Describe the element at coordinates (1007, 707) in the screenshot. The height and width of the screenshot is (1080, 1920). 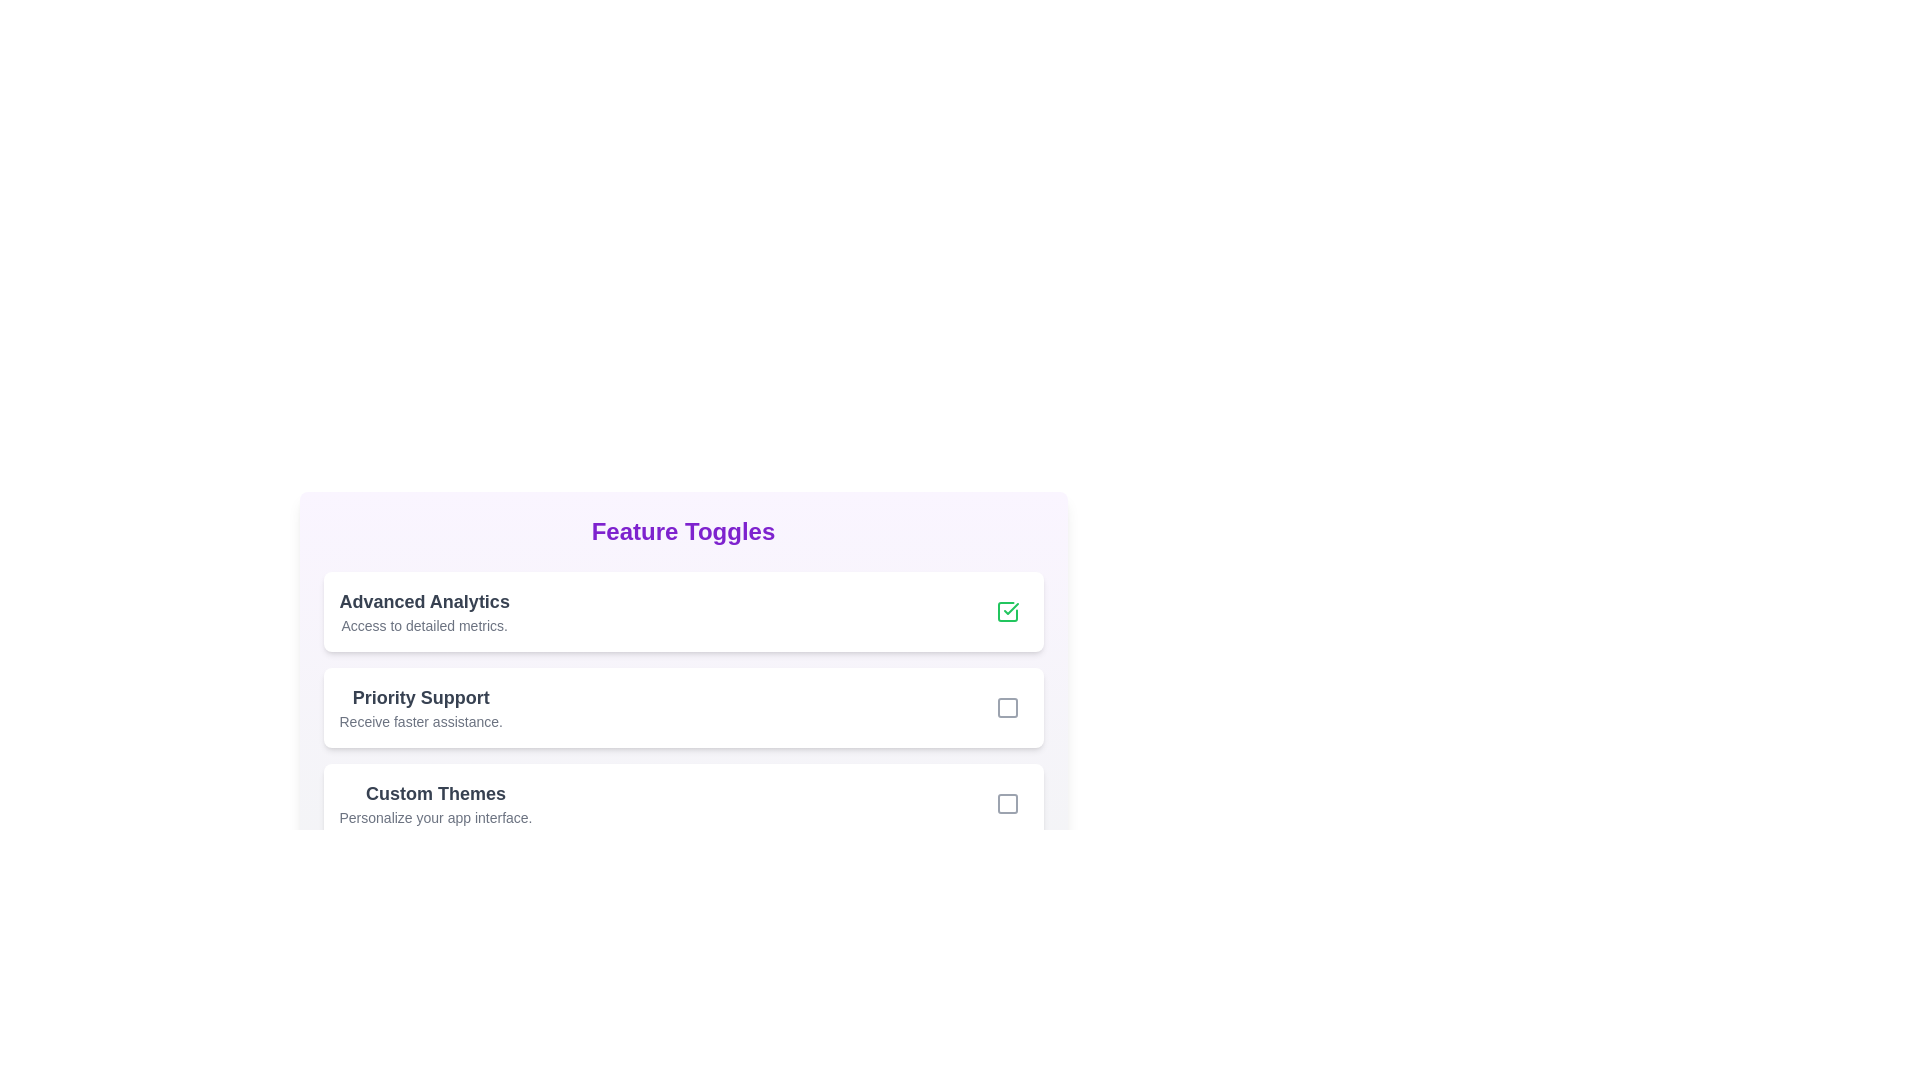
I see `the second toggle icon, which is outlined in gray and positioned to the right of the 'Priority Support' title in the feature toggle section` at that location.